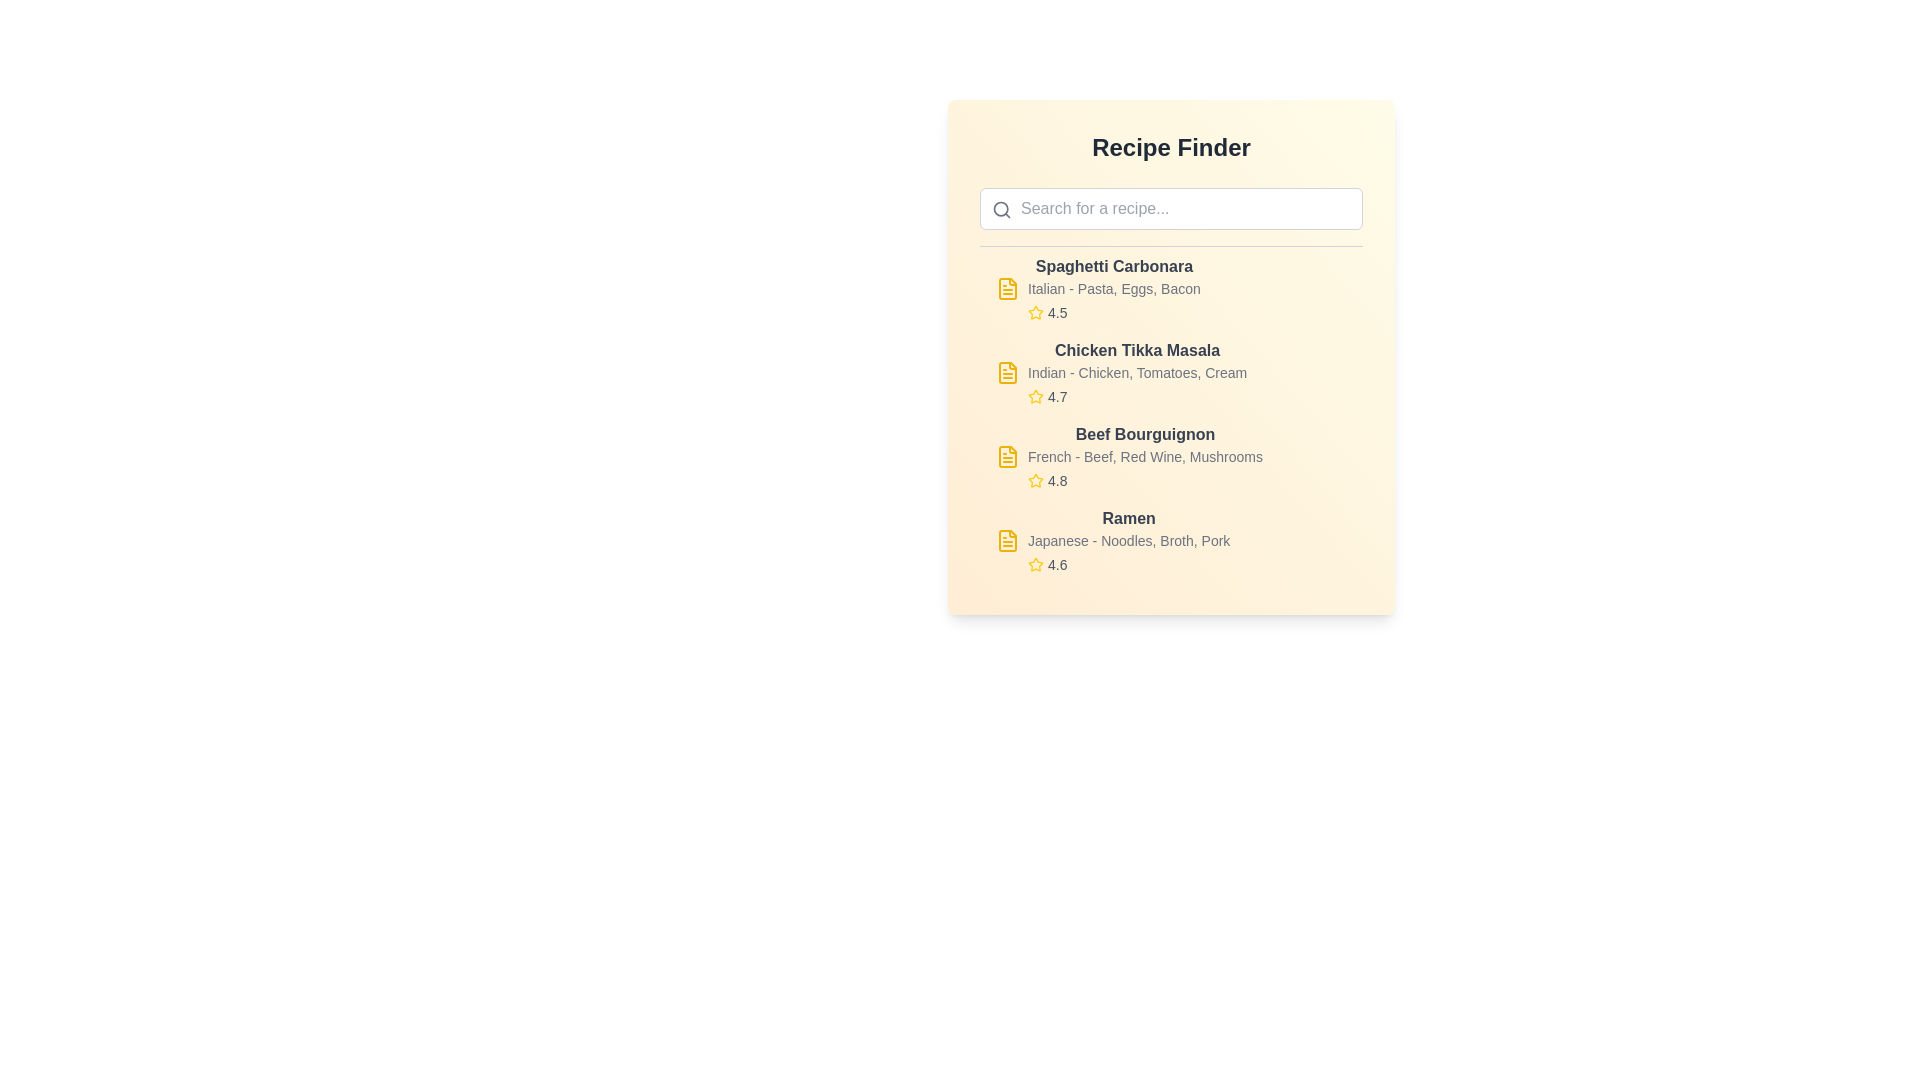  Describe the element at coordinates (1113, 265) in the screenshot. I see `on the recipe title text label located at the top of the recipe listing interface` at that location.